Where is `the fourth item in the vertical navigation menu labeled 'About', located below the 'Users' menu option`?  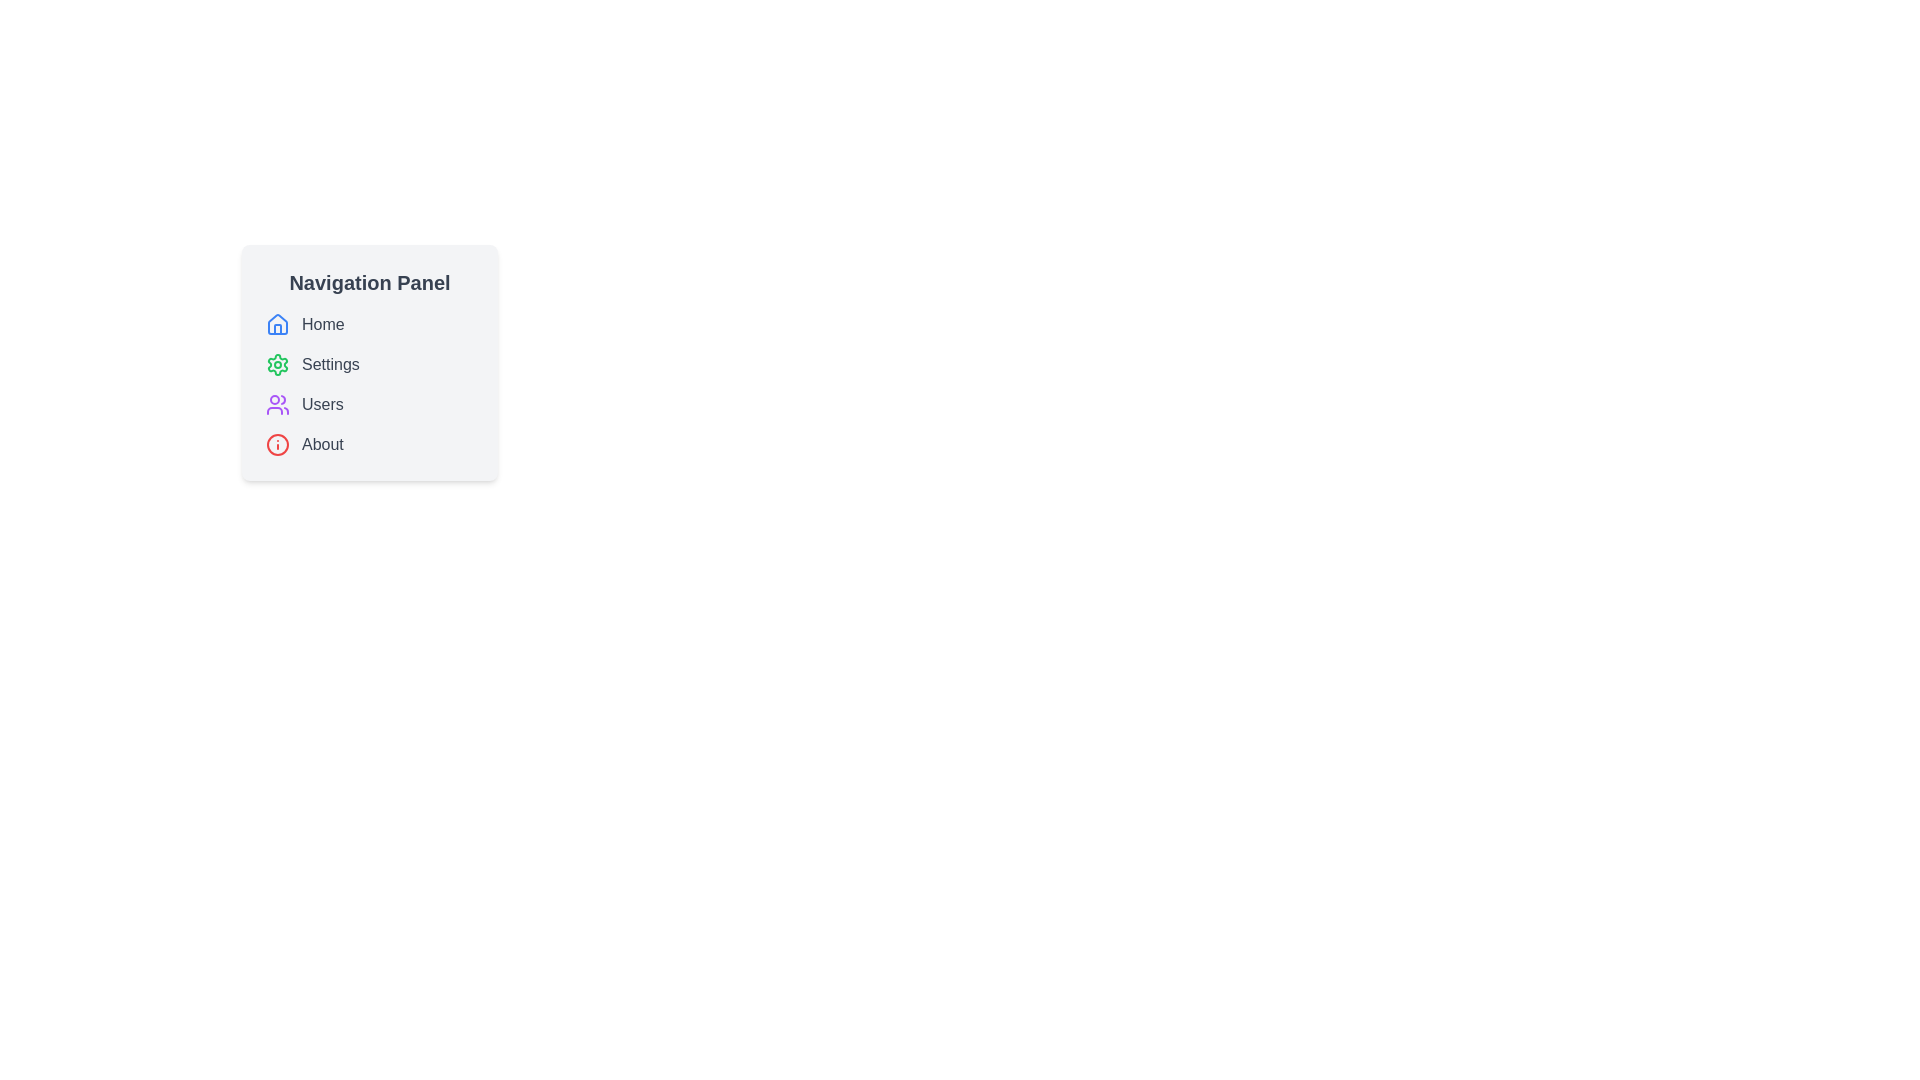
the fourth item in the vertical navigation menu labeled 'About', located below the 'Users' menu option is located at coordinates (369, 443).